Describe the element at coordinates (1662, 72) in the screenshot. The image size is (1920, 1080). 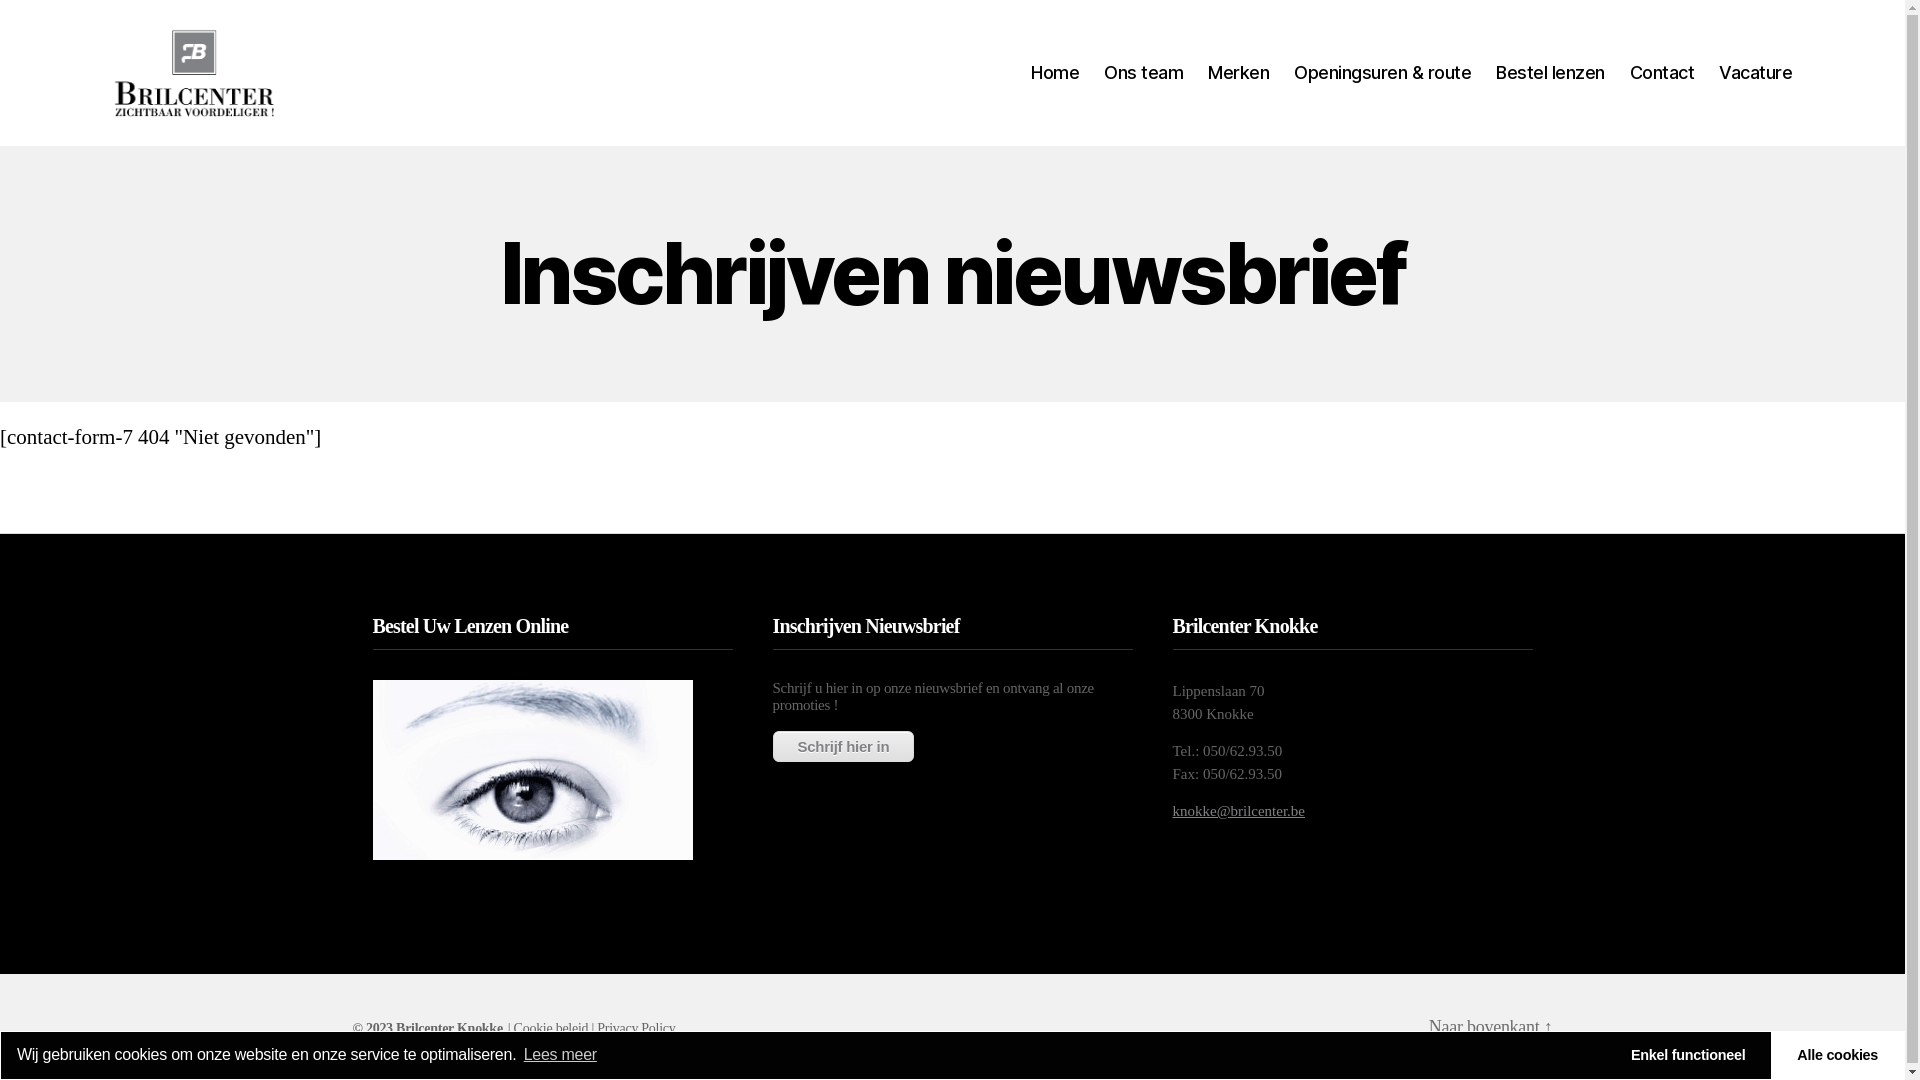
I see `'Contact'` at that location.